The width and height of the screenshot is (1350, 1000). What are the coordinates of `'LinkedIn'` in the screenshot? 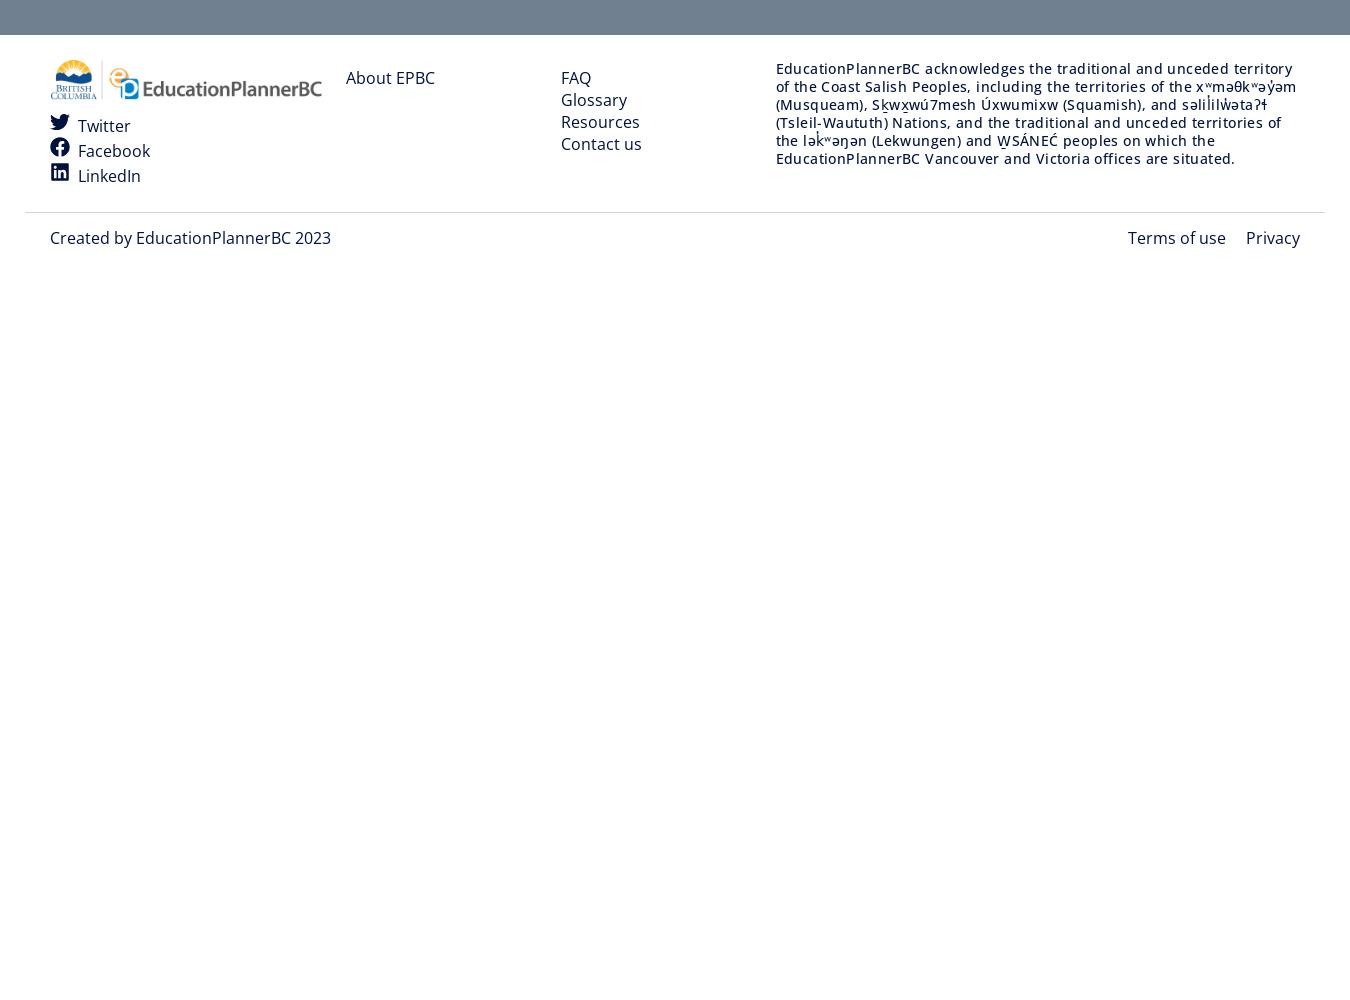 It's located at (77, 175).